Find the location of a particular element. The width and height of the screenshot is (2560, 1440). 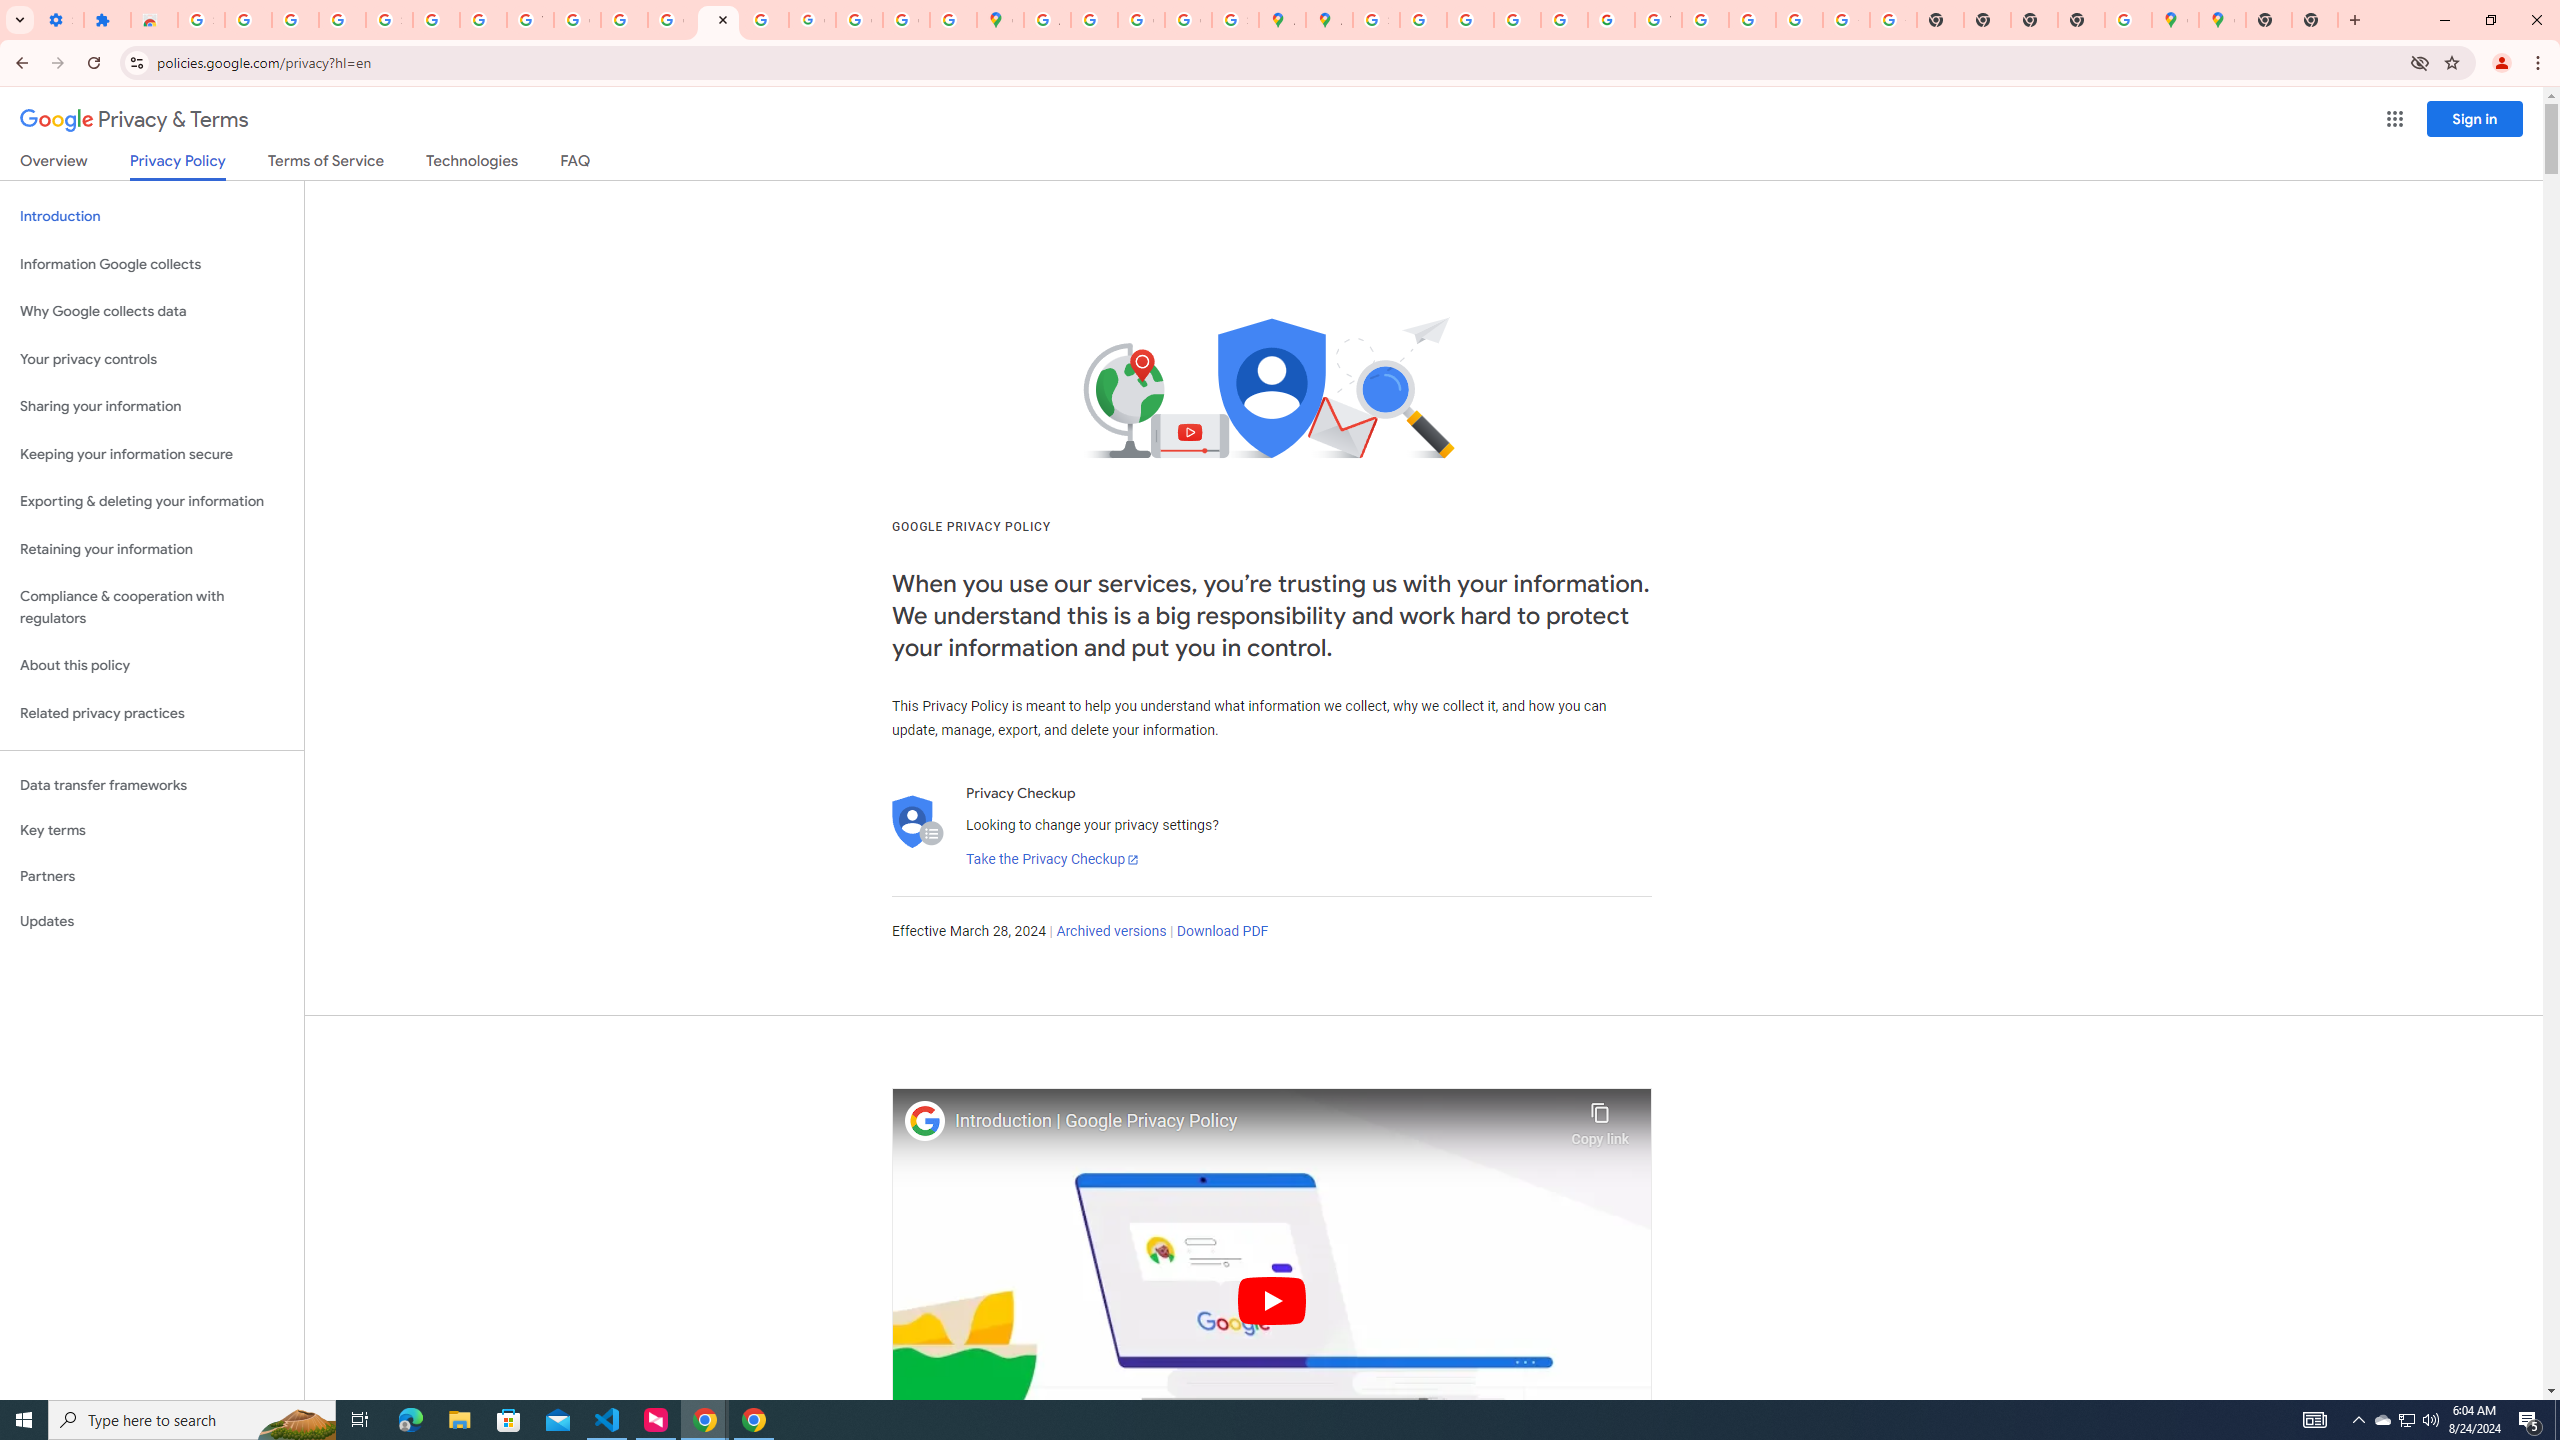

'Google apps' is located at coordinates (2393, 118).